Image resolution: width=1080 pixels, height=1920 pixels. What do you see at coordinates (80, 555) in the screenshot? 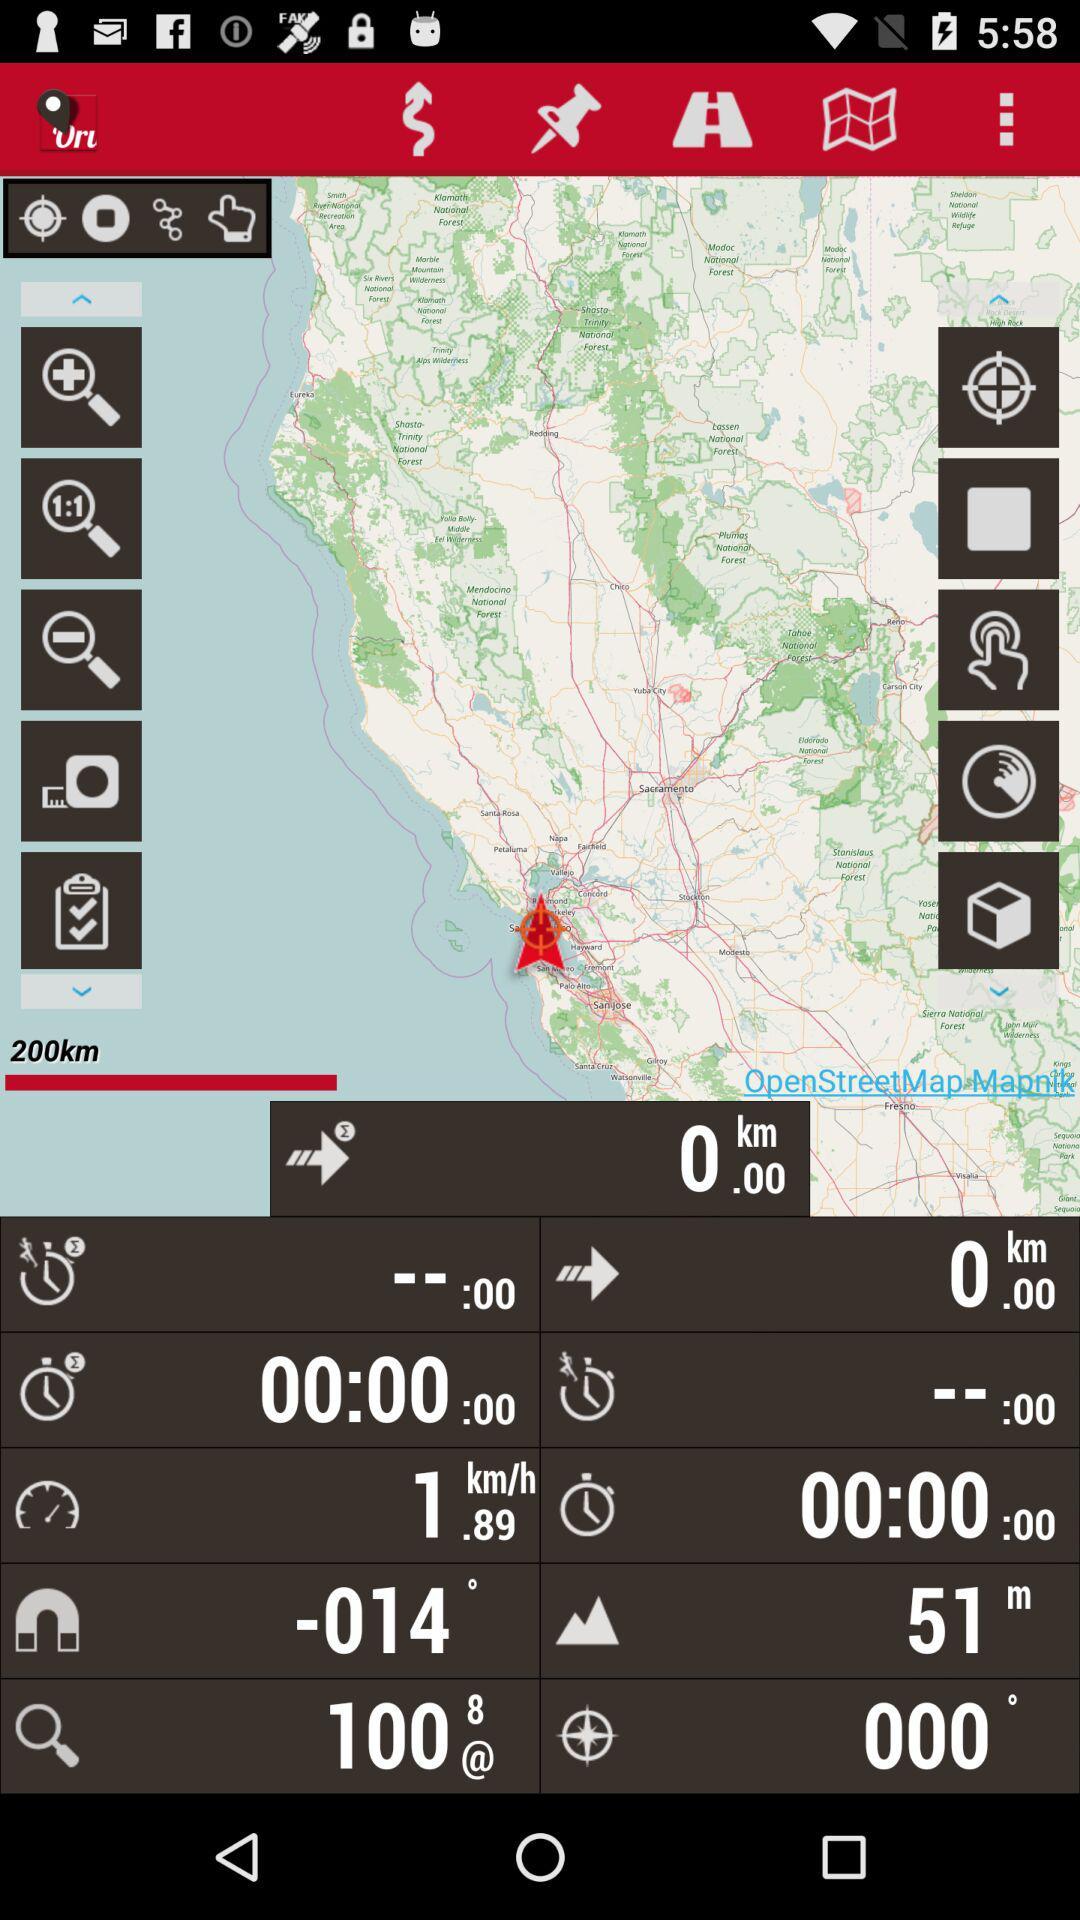
I see `the search icon` at bounding box center [80, 555].